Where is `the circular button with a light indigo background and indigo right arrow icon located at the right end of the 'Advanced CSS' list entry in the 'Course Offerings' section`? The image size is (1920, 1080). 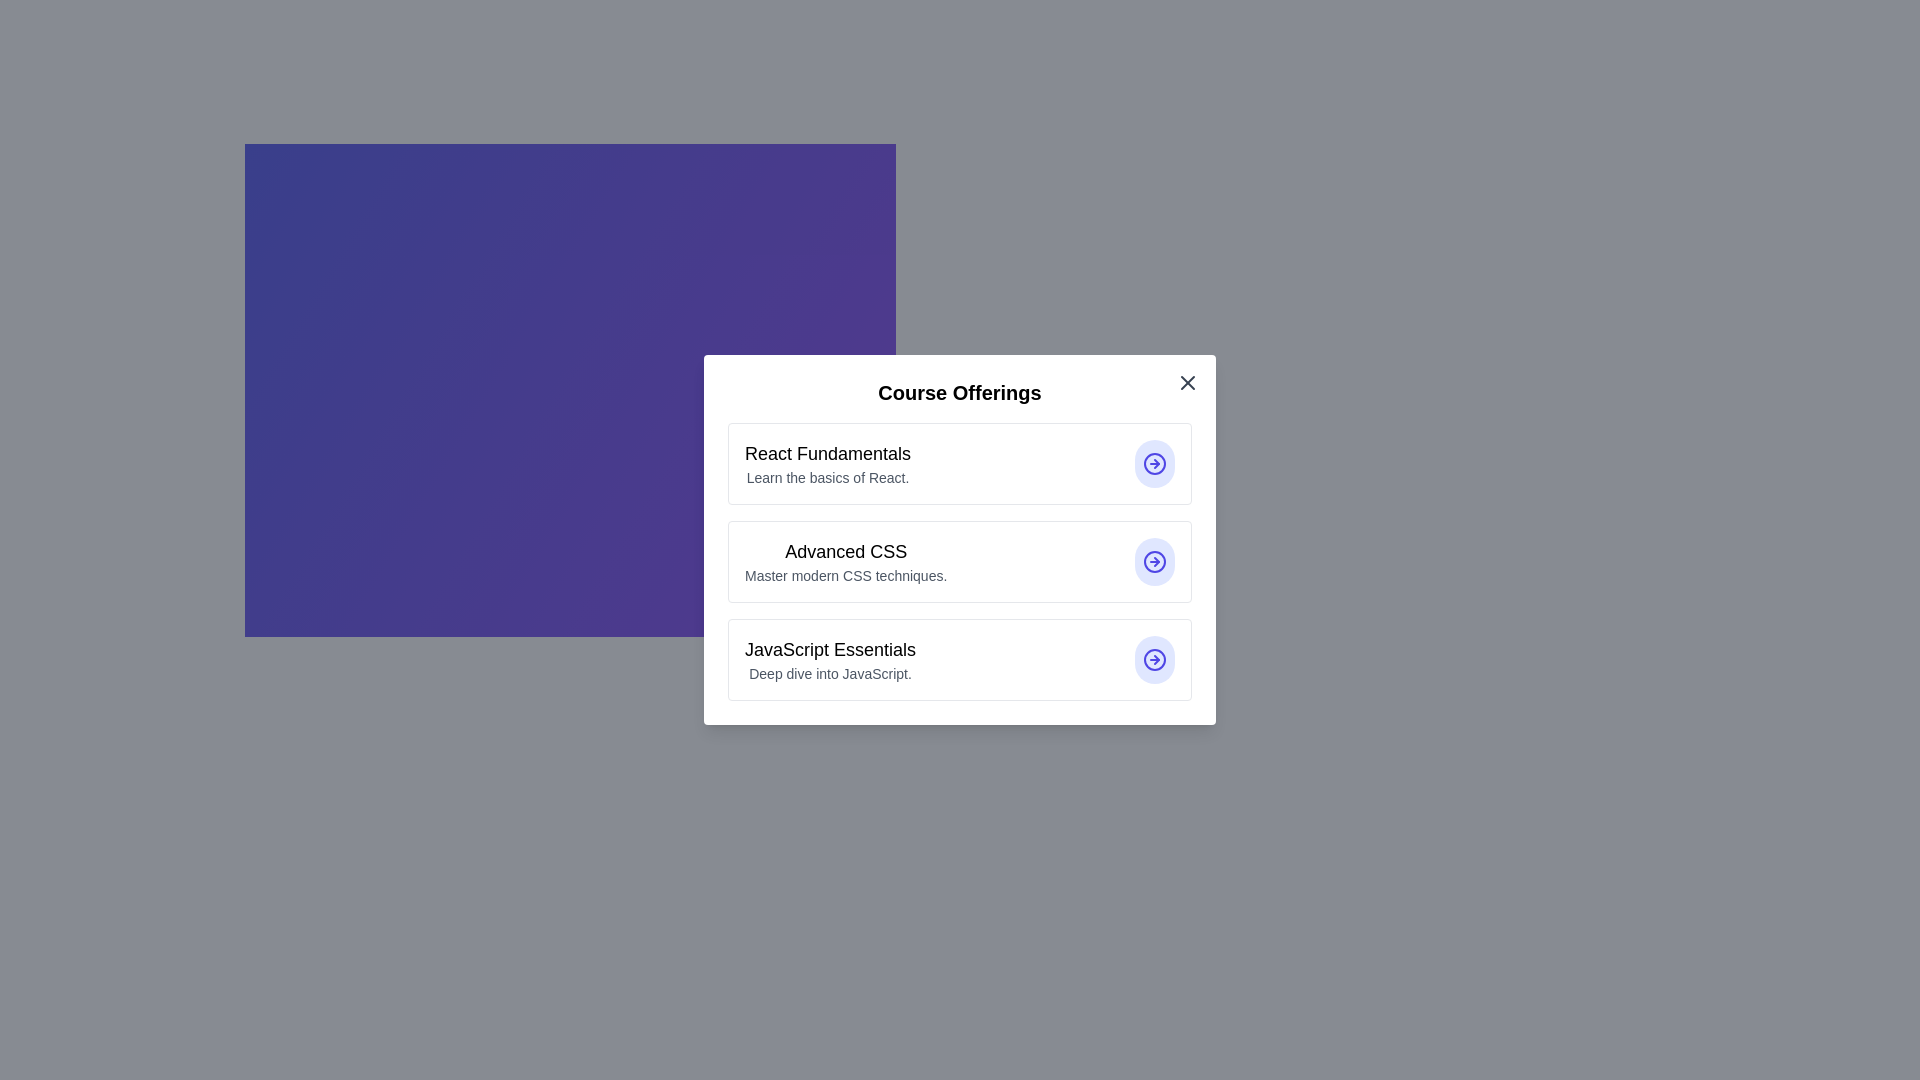
the circular button with a light indigo background and indigo right arrow icon located at the right end of the 'Advanced CSS' list entry in the 'Course Offerings' section is located at coordinates (1155, 562).